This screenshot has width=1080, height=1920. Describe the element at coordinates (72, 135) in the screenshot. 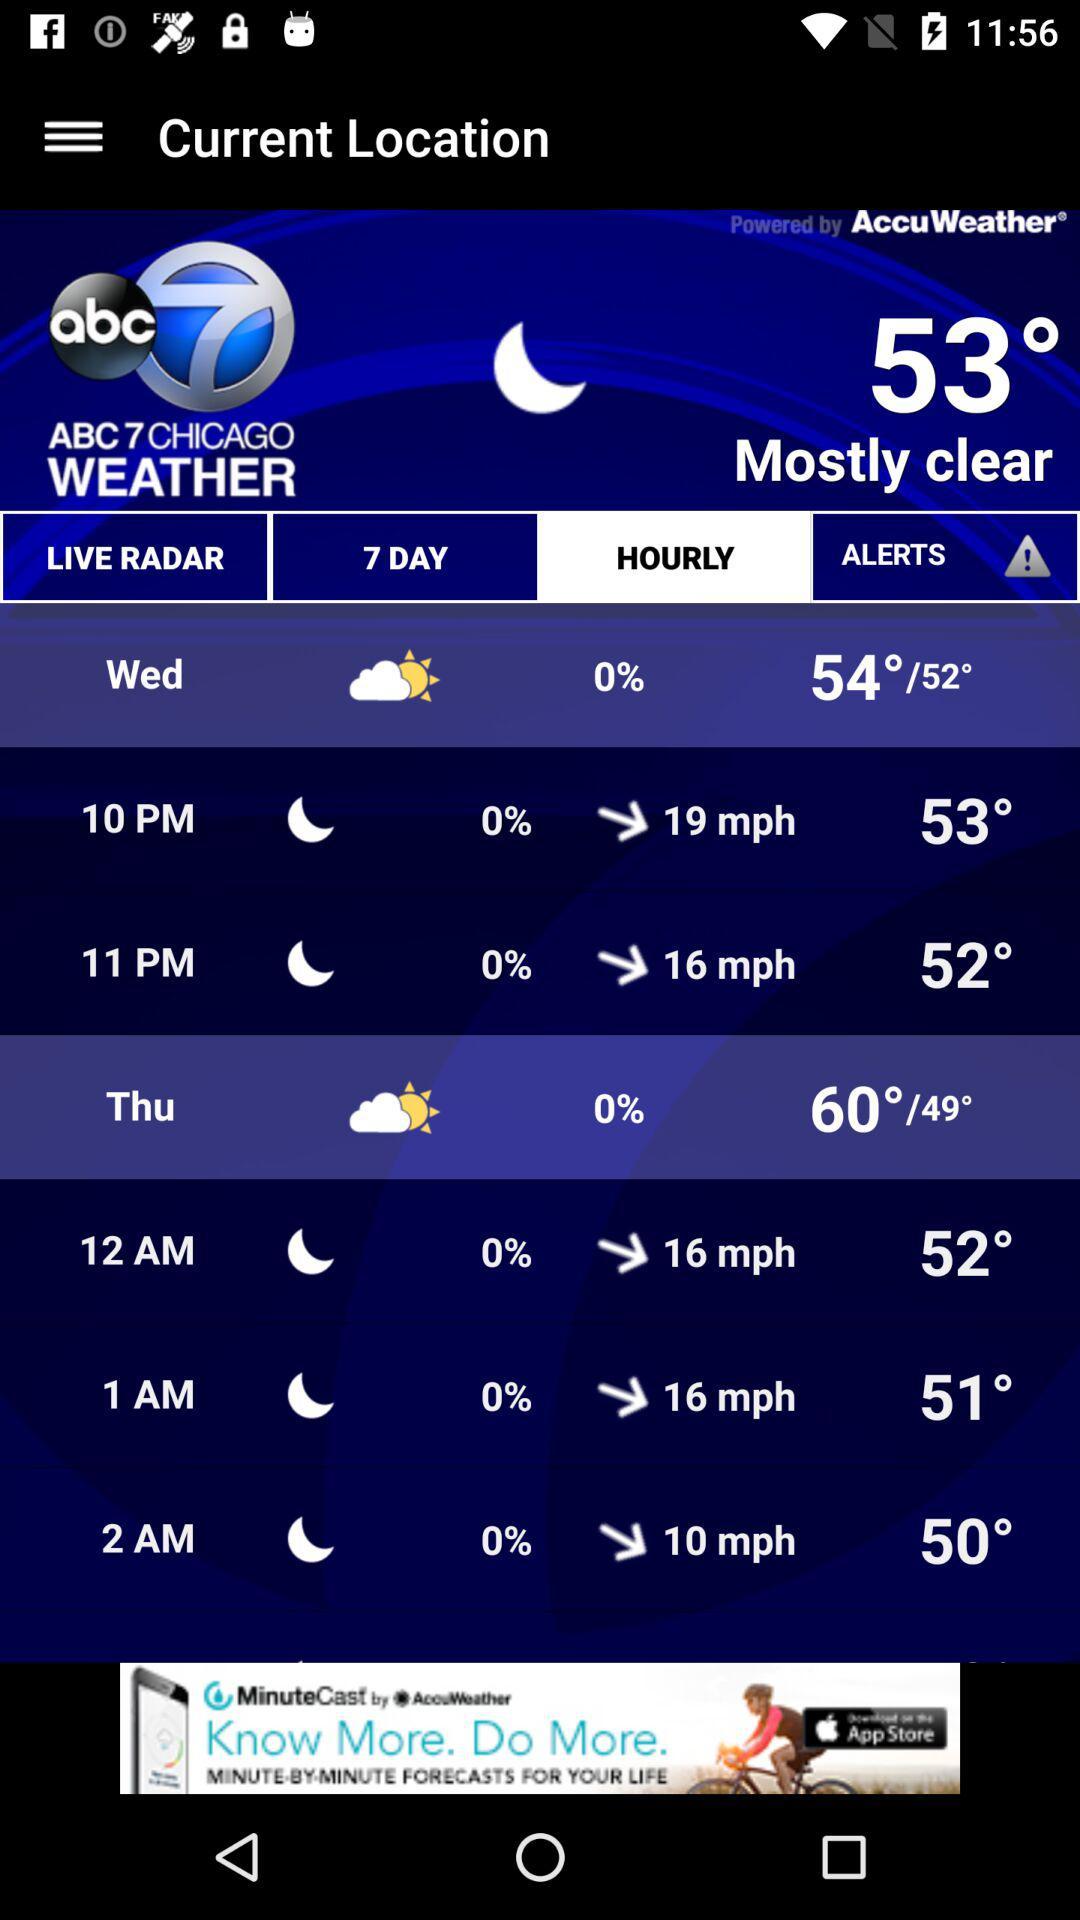

I see `the menu icon` at that location.